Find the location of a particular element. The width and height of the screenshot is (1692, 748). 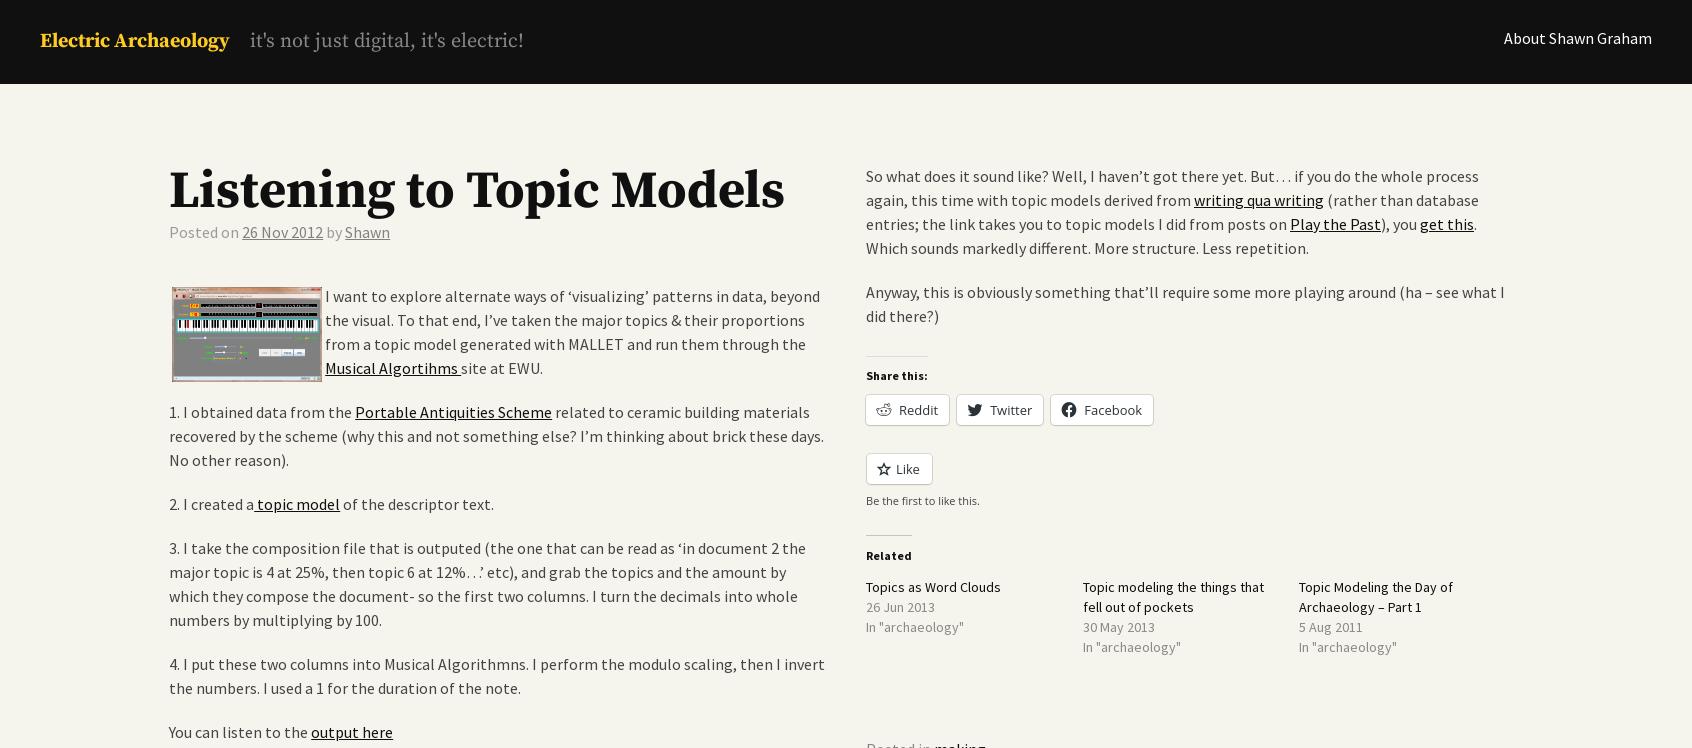

'writing qua writing' is located at coordinates (1259, 200).